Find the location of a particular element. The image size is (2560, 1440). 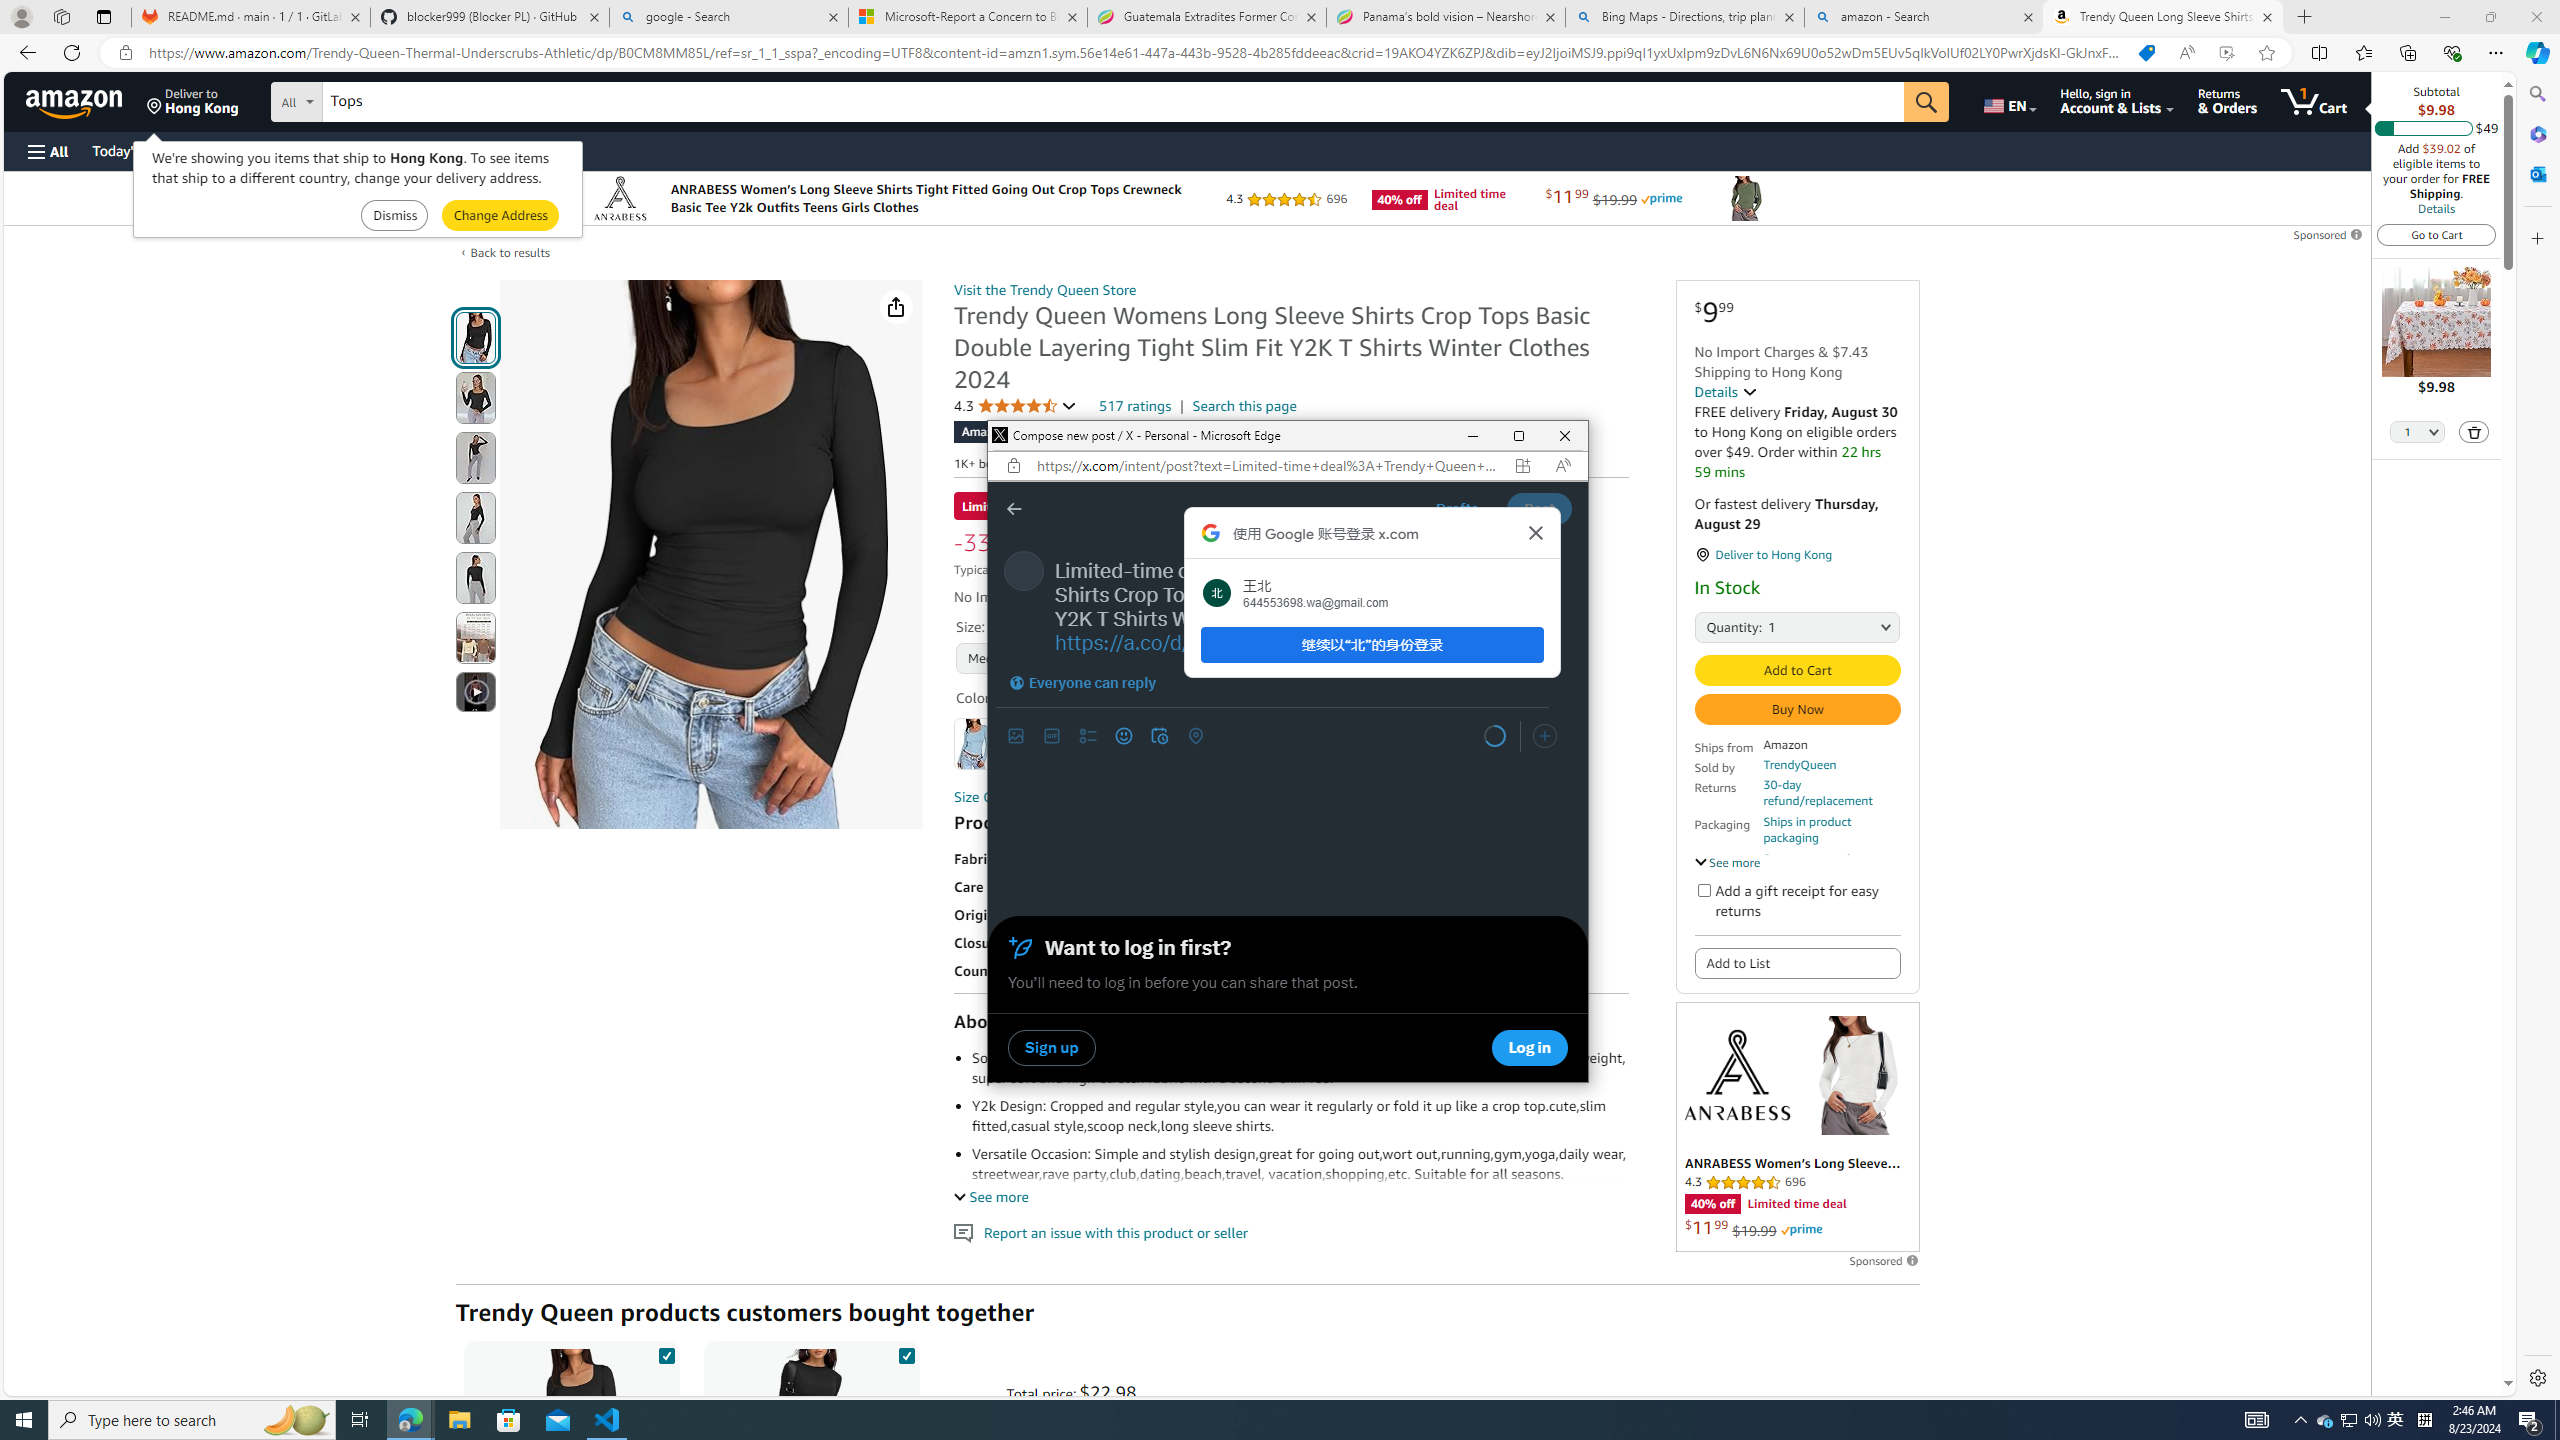

'Share' is located at coordinates (896, 306).